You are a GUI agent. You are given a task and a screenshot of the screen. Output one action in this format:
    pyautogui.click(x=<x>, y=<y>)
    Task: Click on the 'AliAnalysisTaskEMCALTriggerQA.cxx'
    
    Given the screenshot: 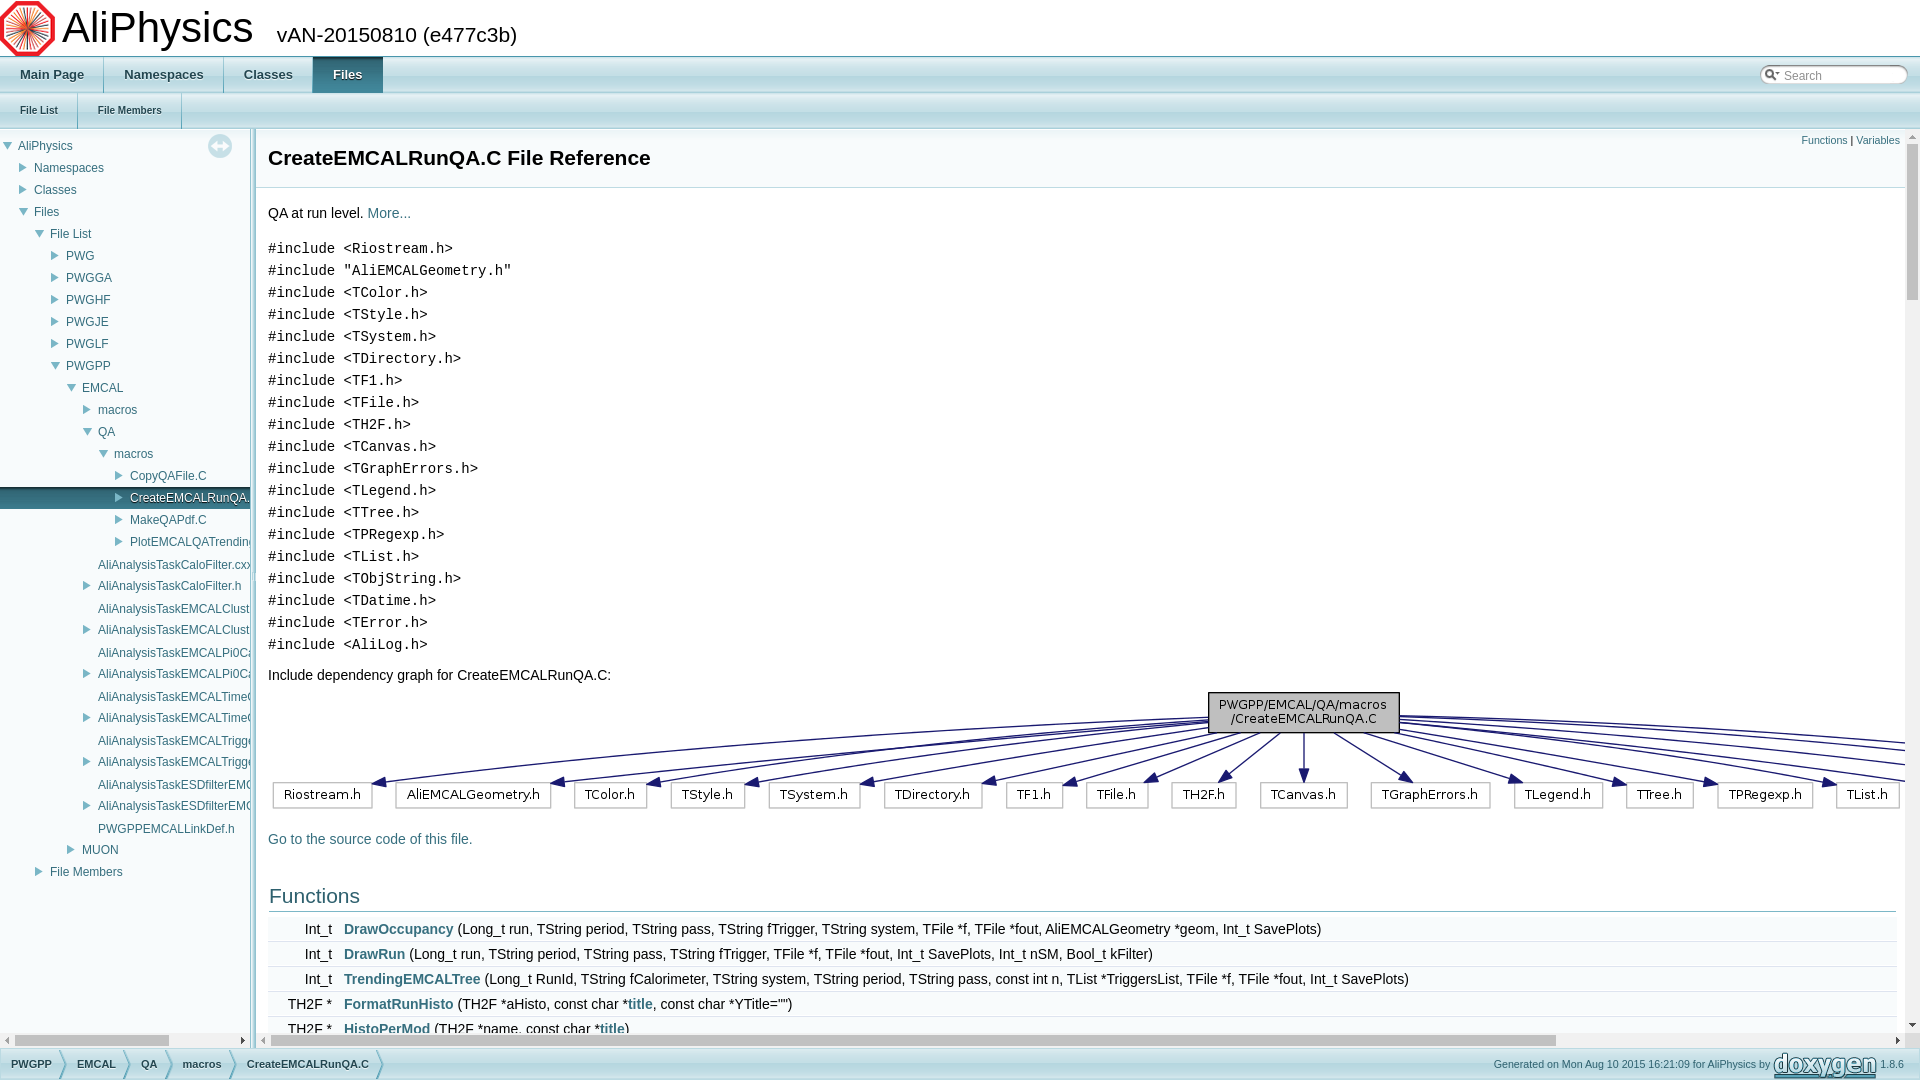 What is the action you would take?
    pyautogui.click(x=197, y=740)
    